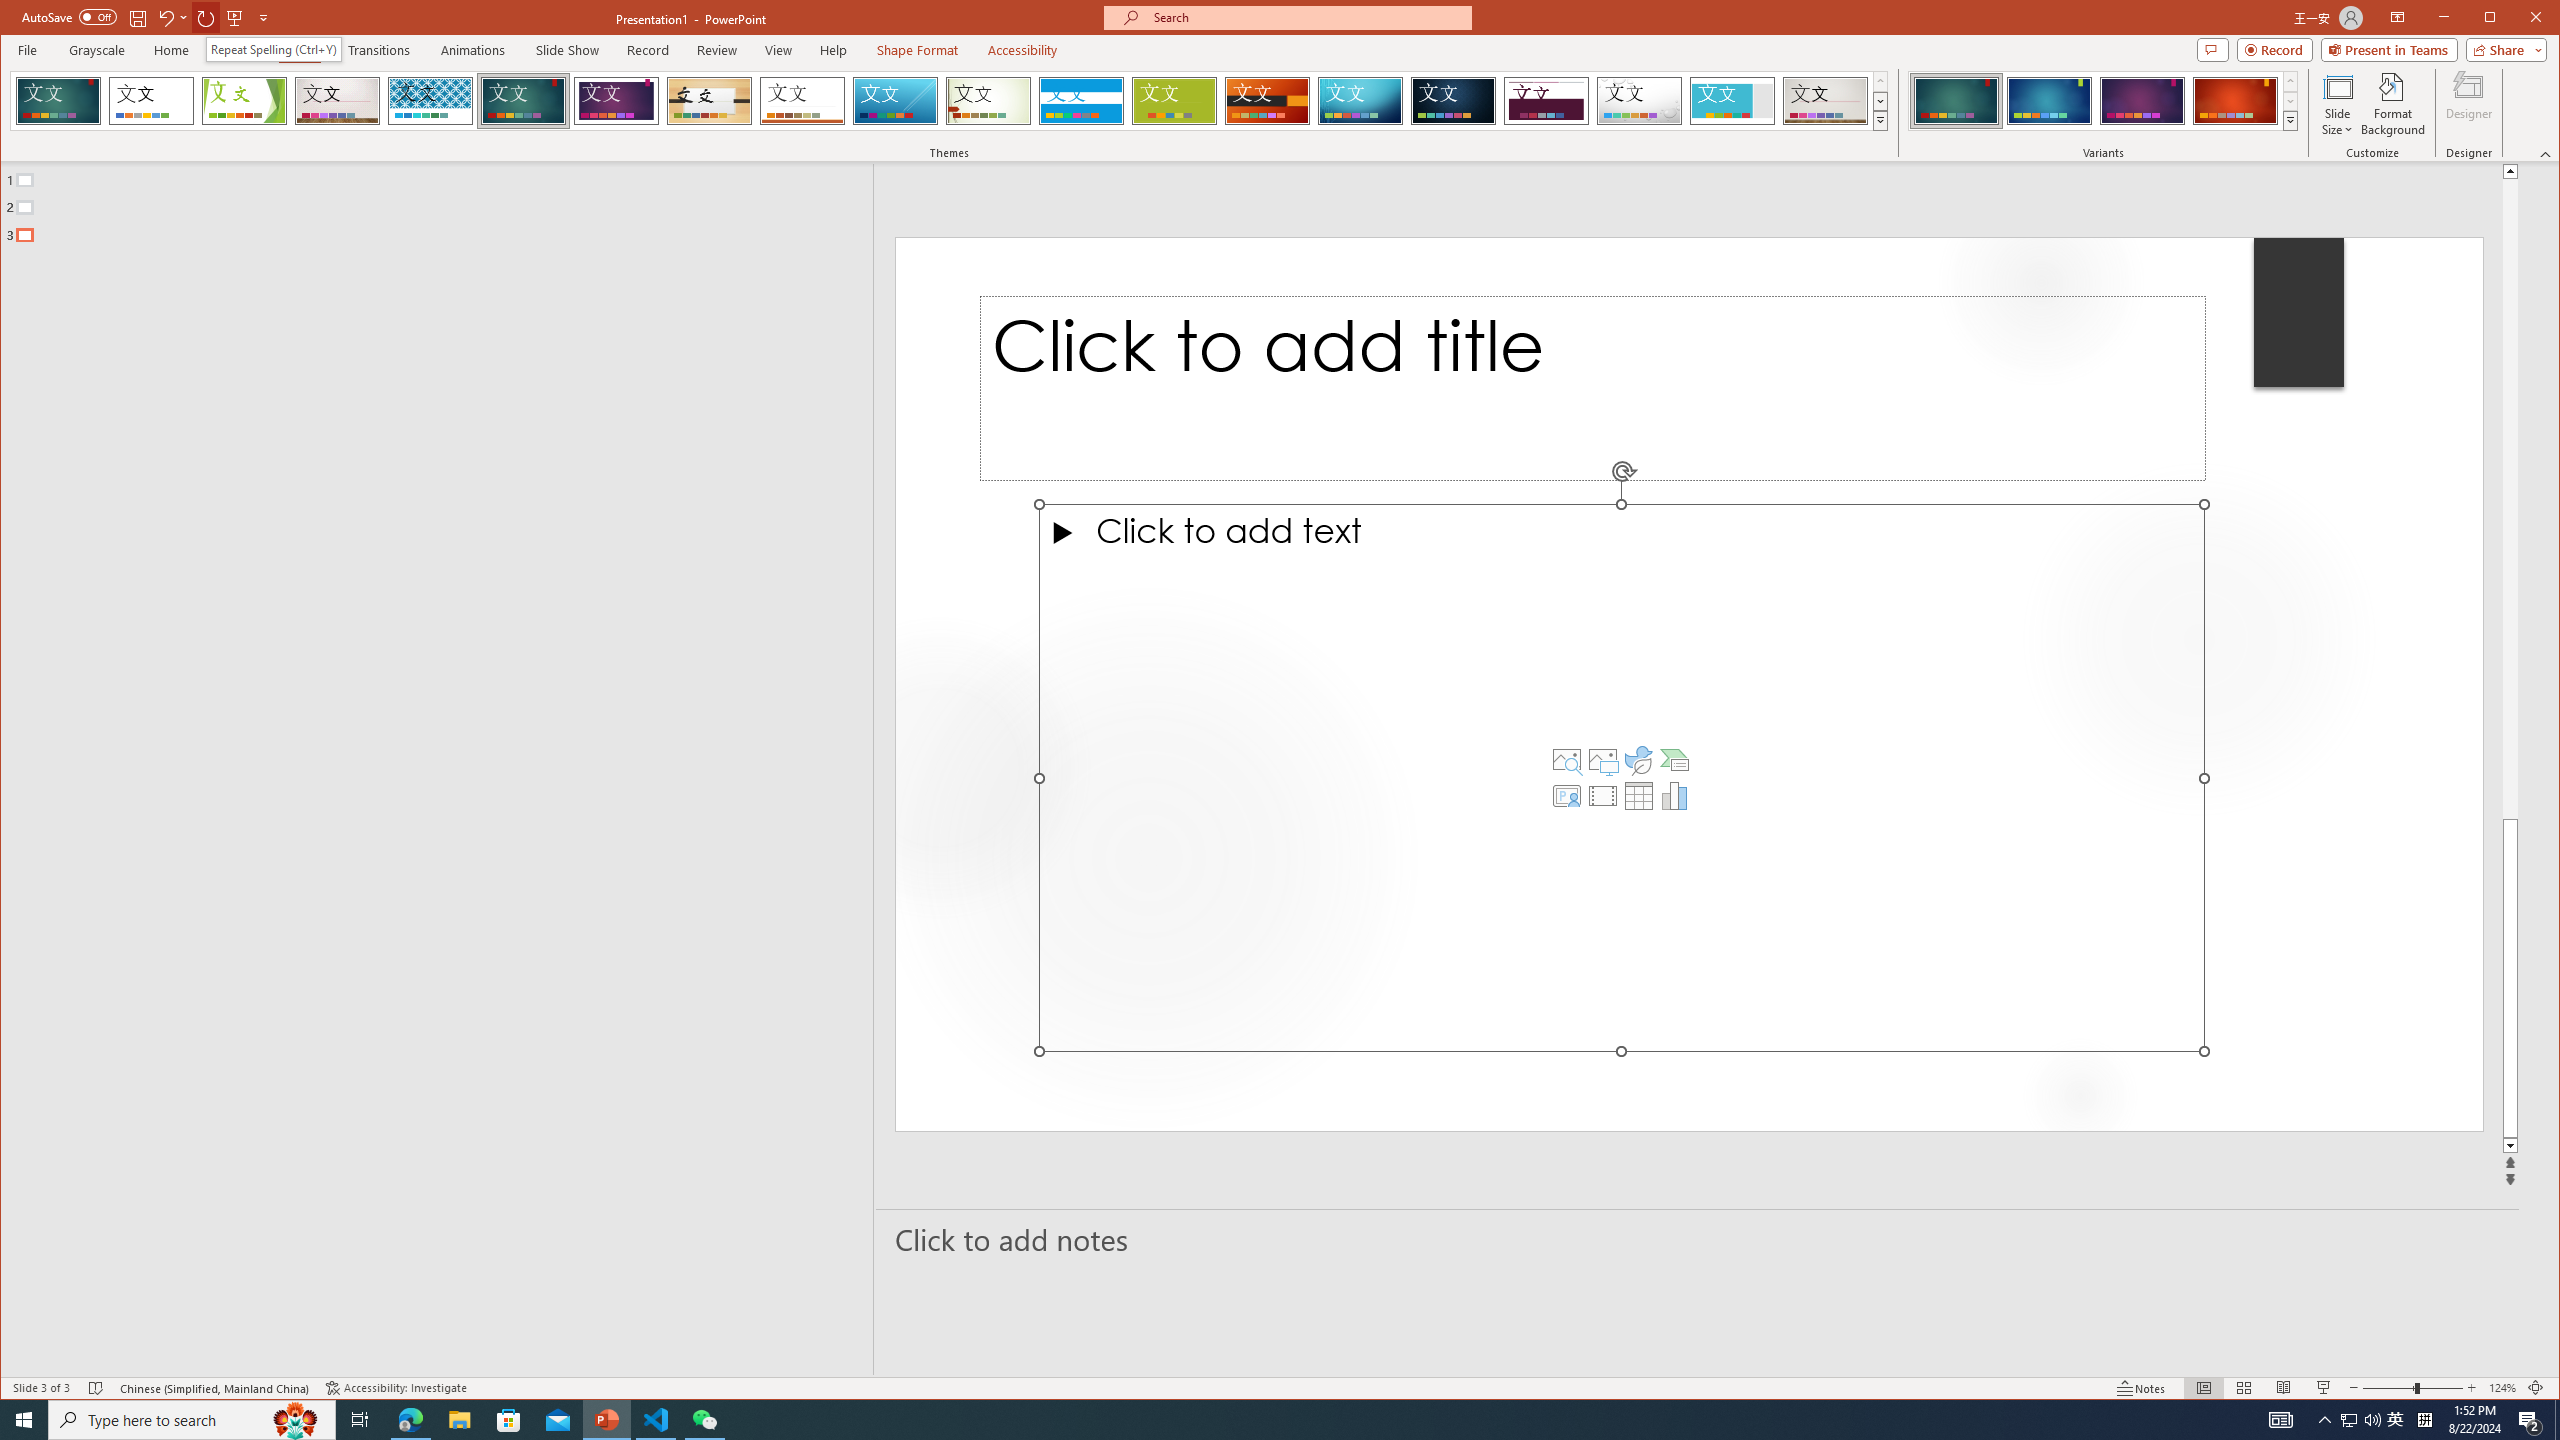  I want to click on 'Repeat Spelling (Ctrl+Y)', so click(273, 49).